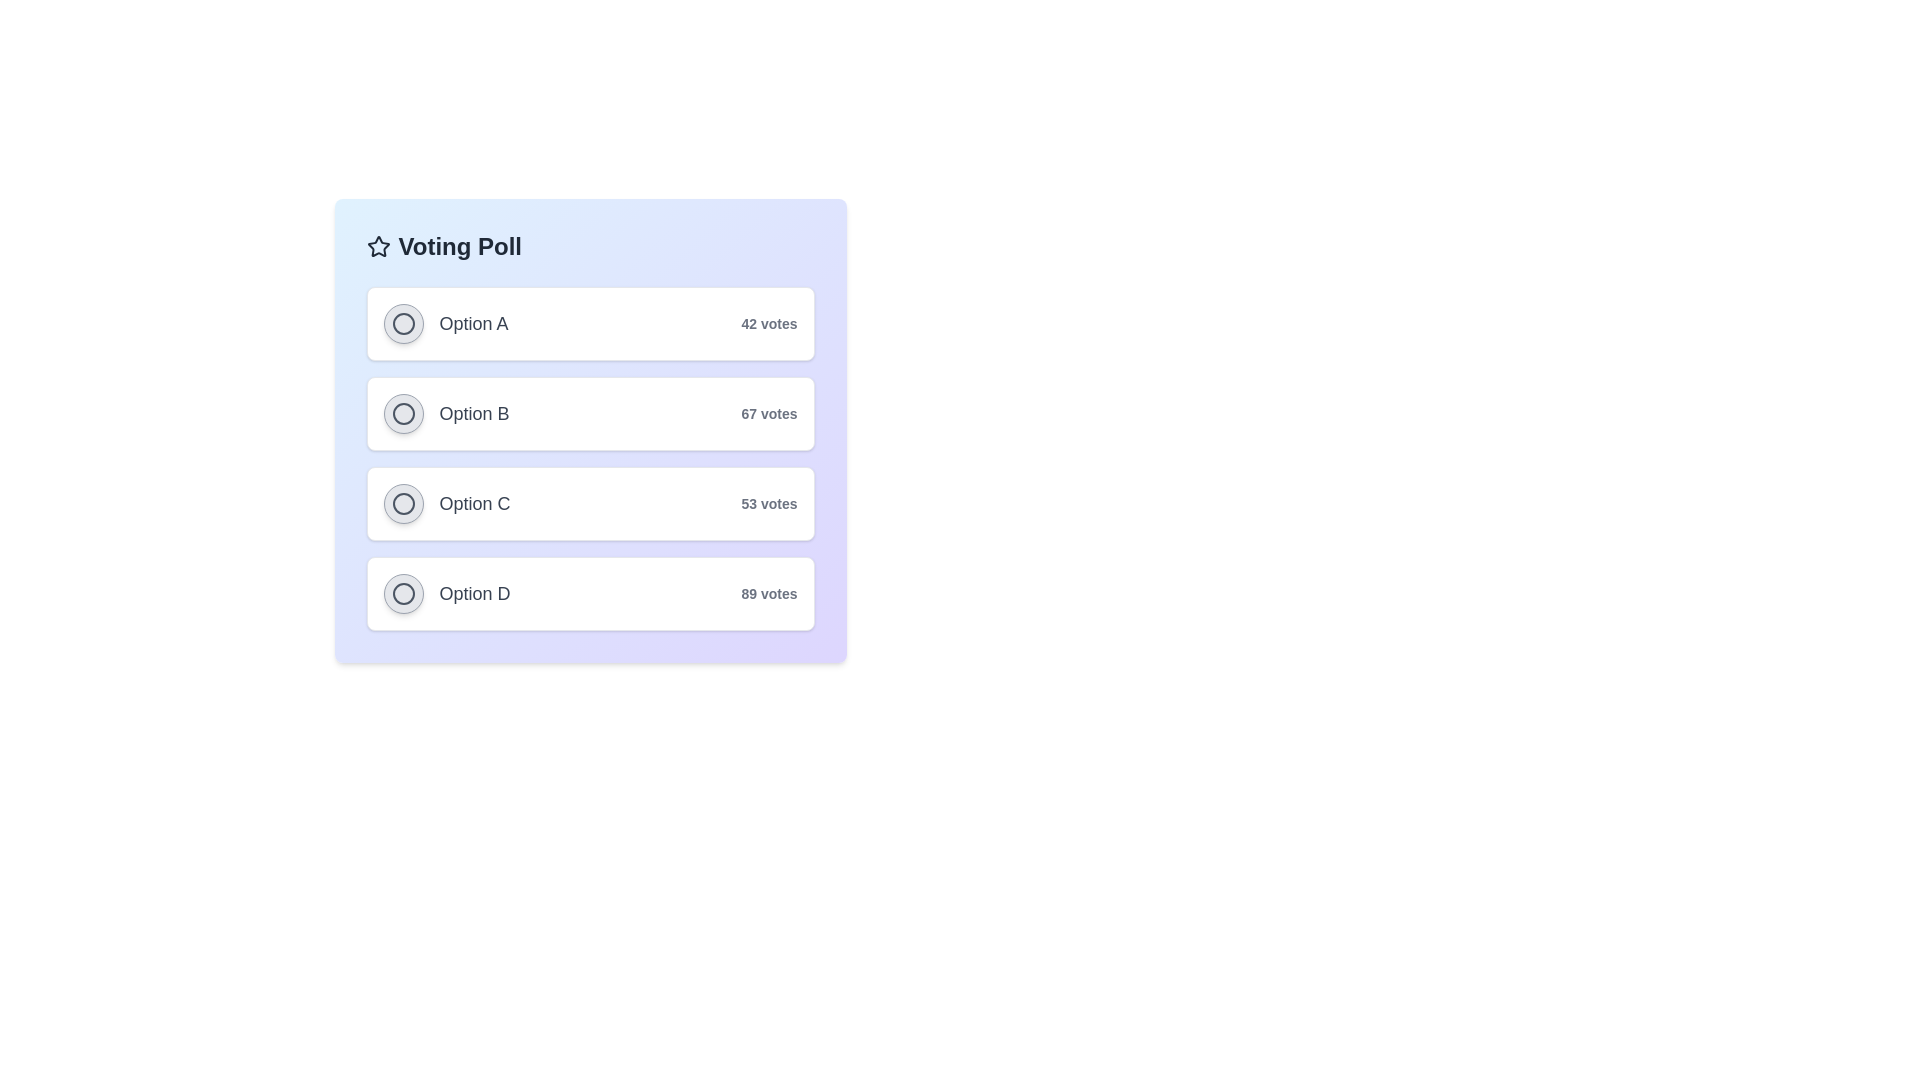  What do you see at coordinates (768, 593) in the screenshot?
I see `the text label displaying the number of votes for 'Option D', which is positioned at the rightmost part of the card for Option D in the voting interface` at bounding box center [768, 593].